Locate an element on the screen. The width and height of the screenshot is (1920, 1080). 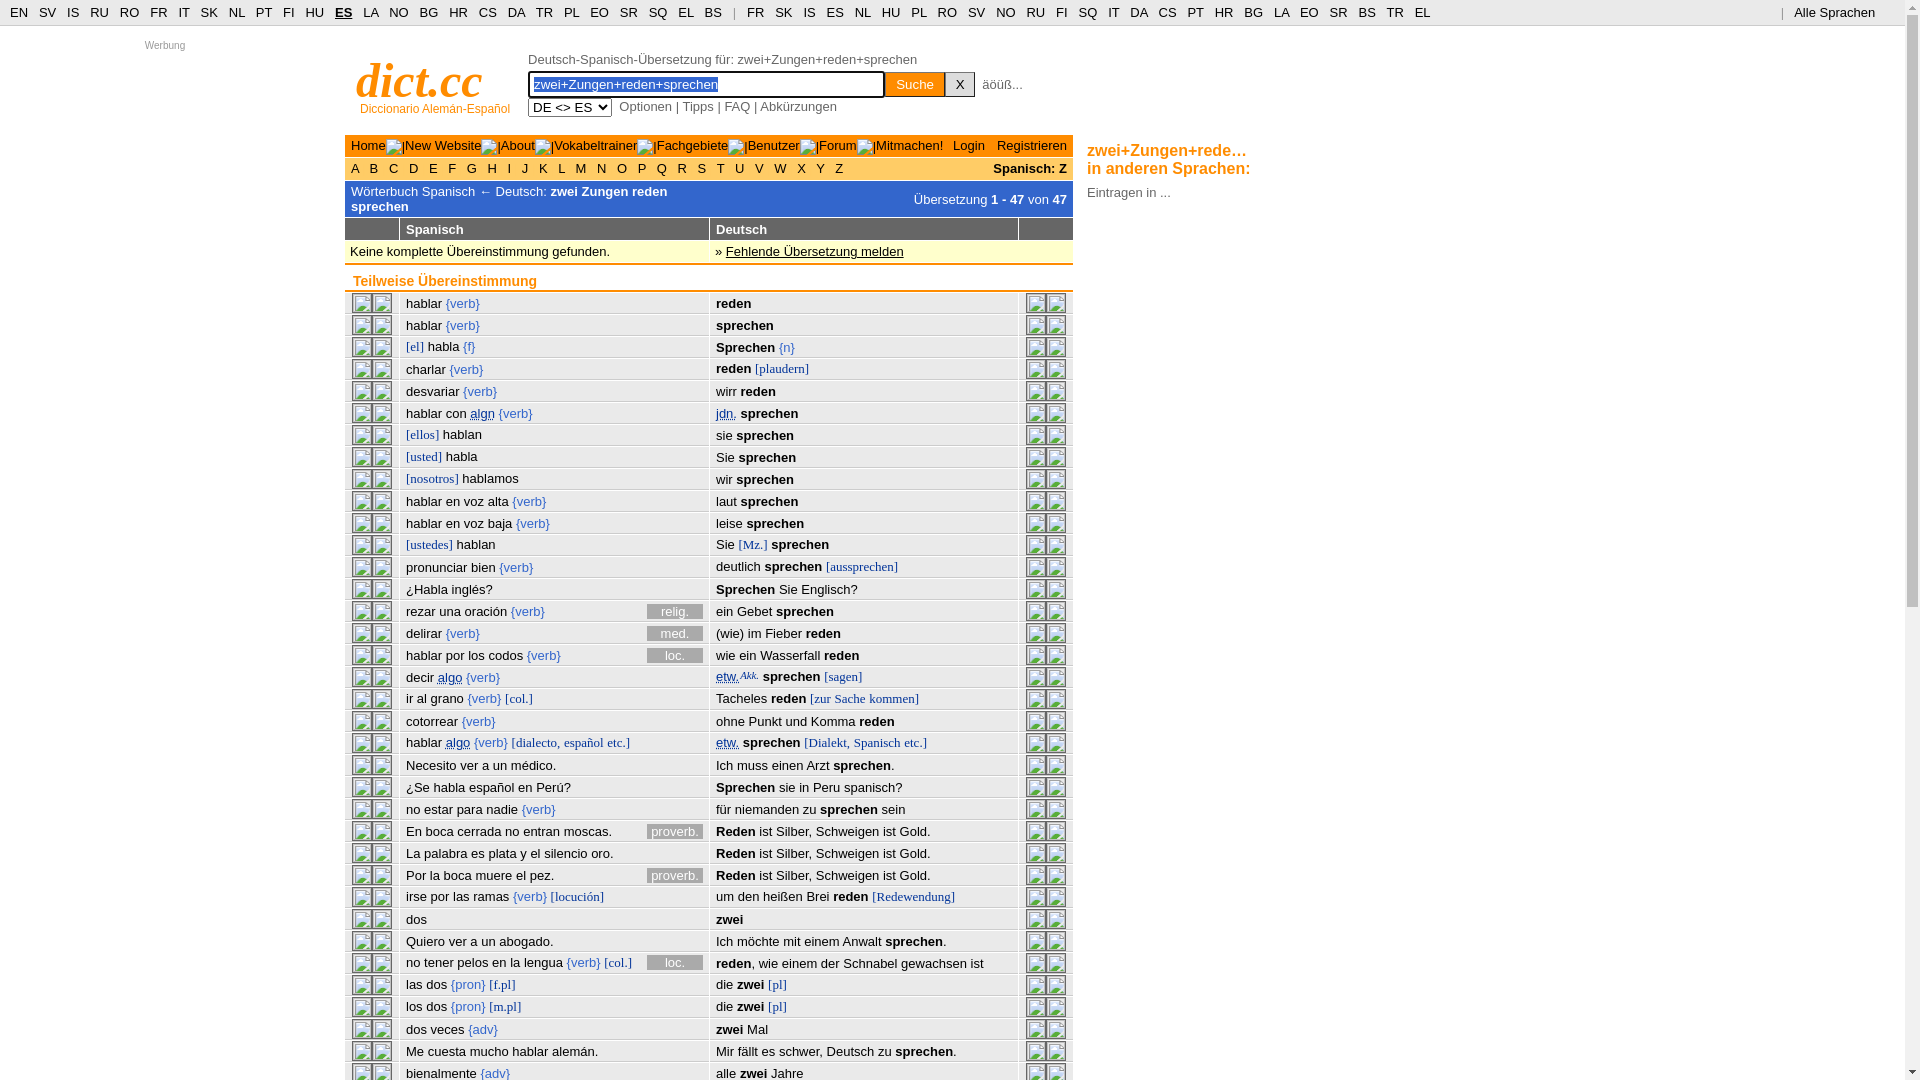
'no' is located at coordinates (405, 961).